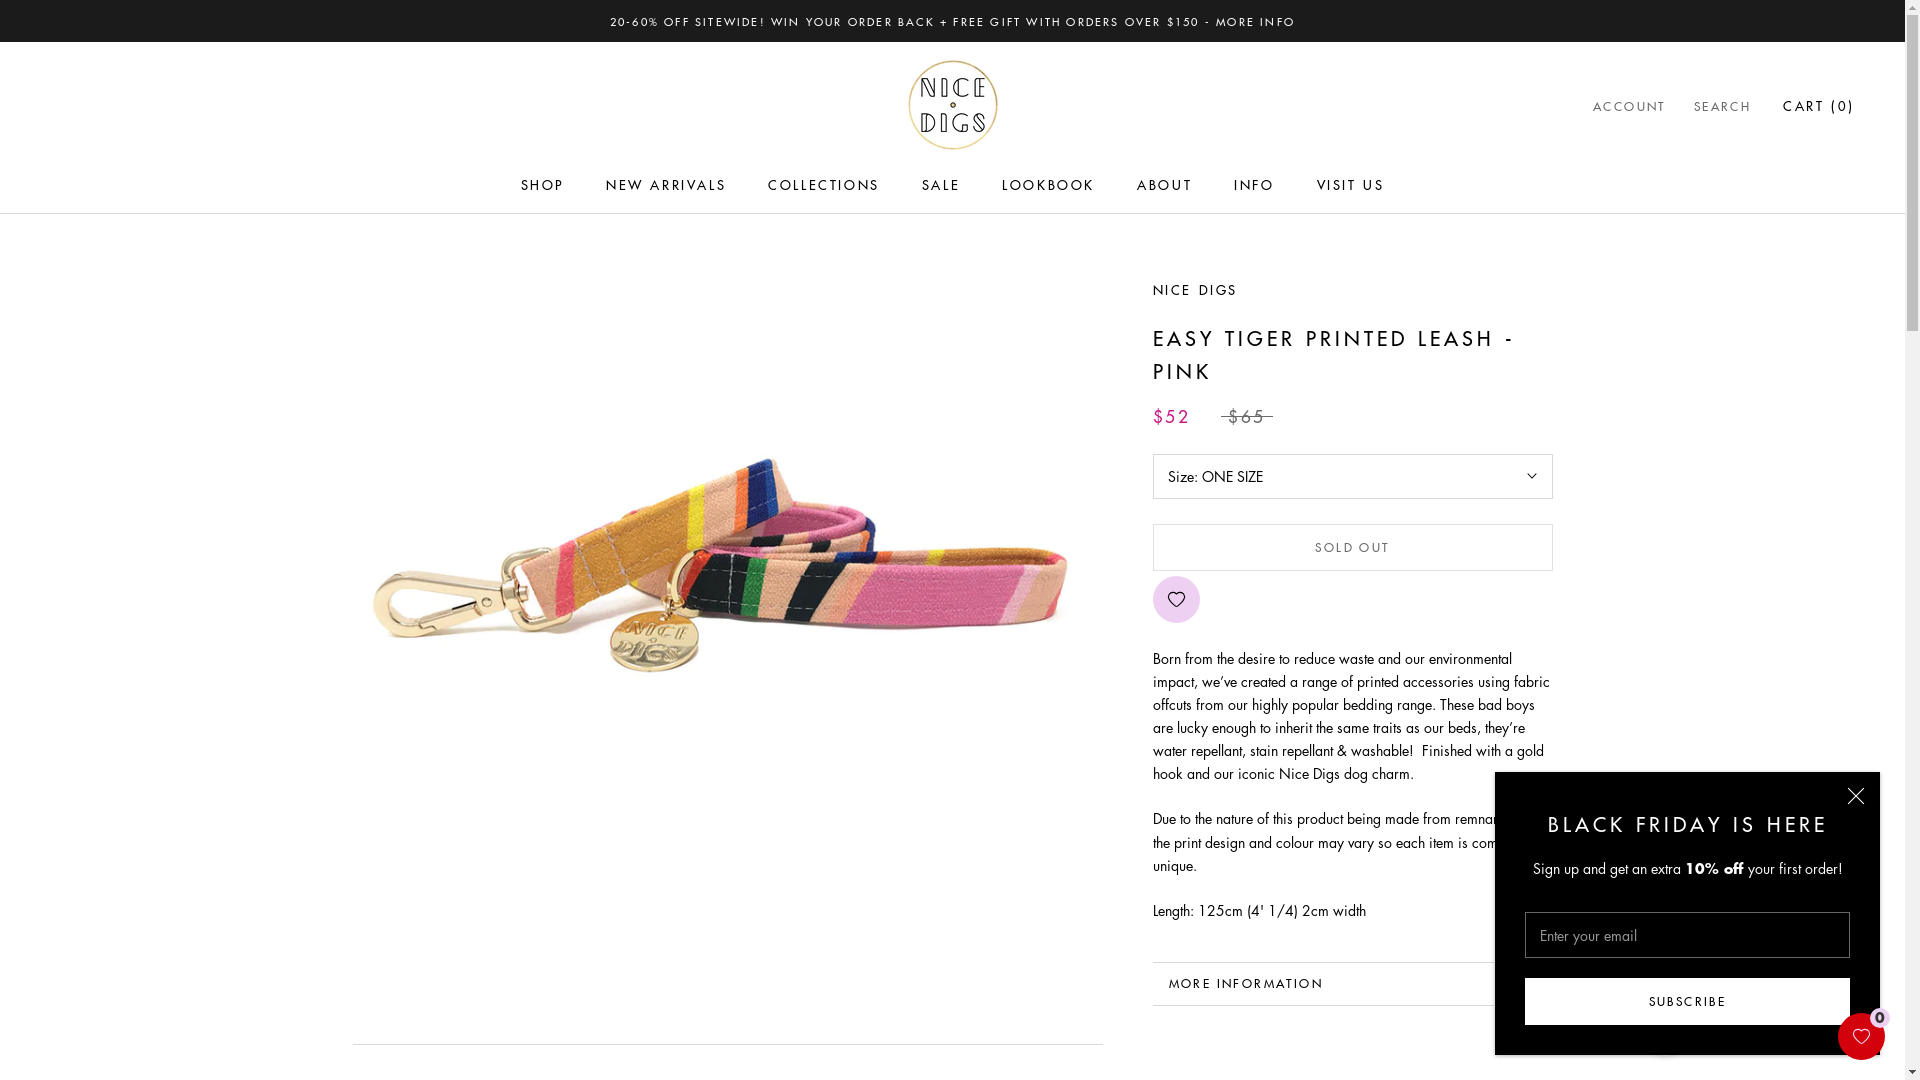 This screenshot has height=1080, width=1920. Describe the element at coordinates (1352, 476) in the screenshot. I see `'Size: ONE SIZE'` at that location.